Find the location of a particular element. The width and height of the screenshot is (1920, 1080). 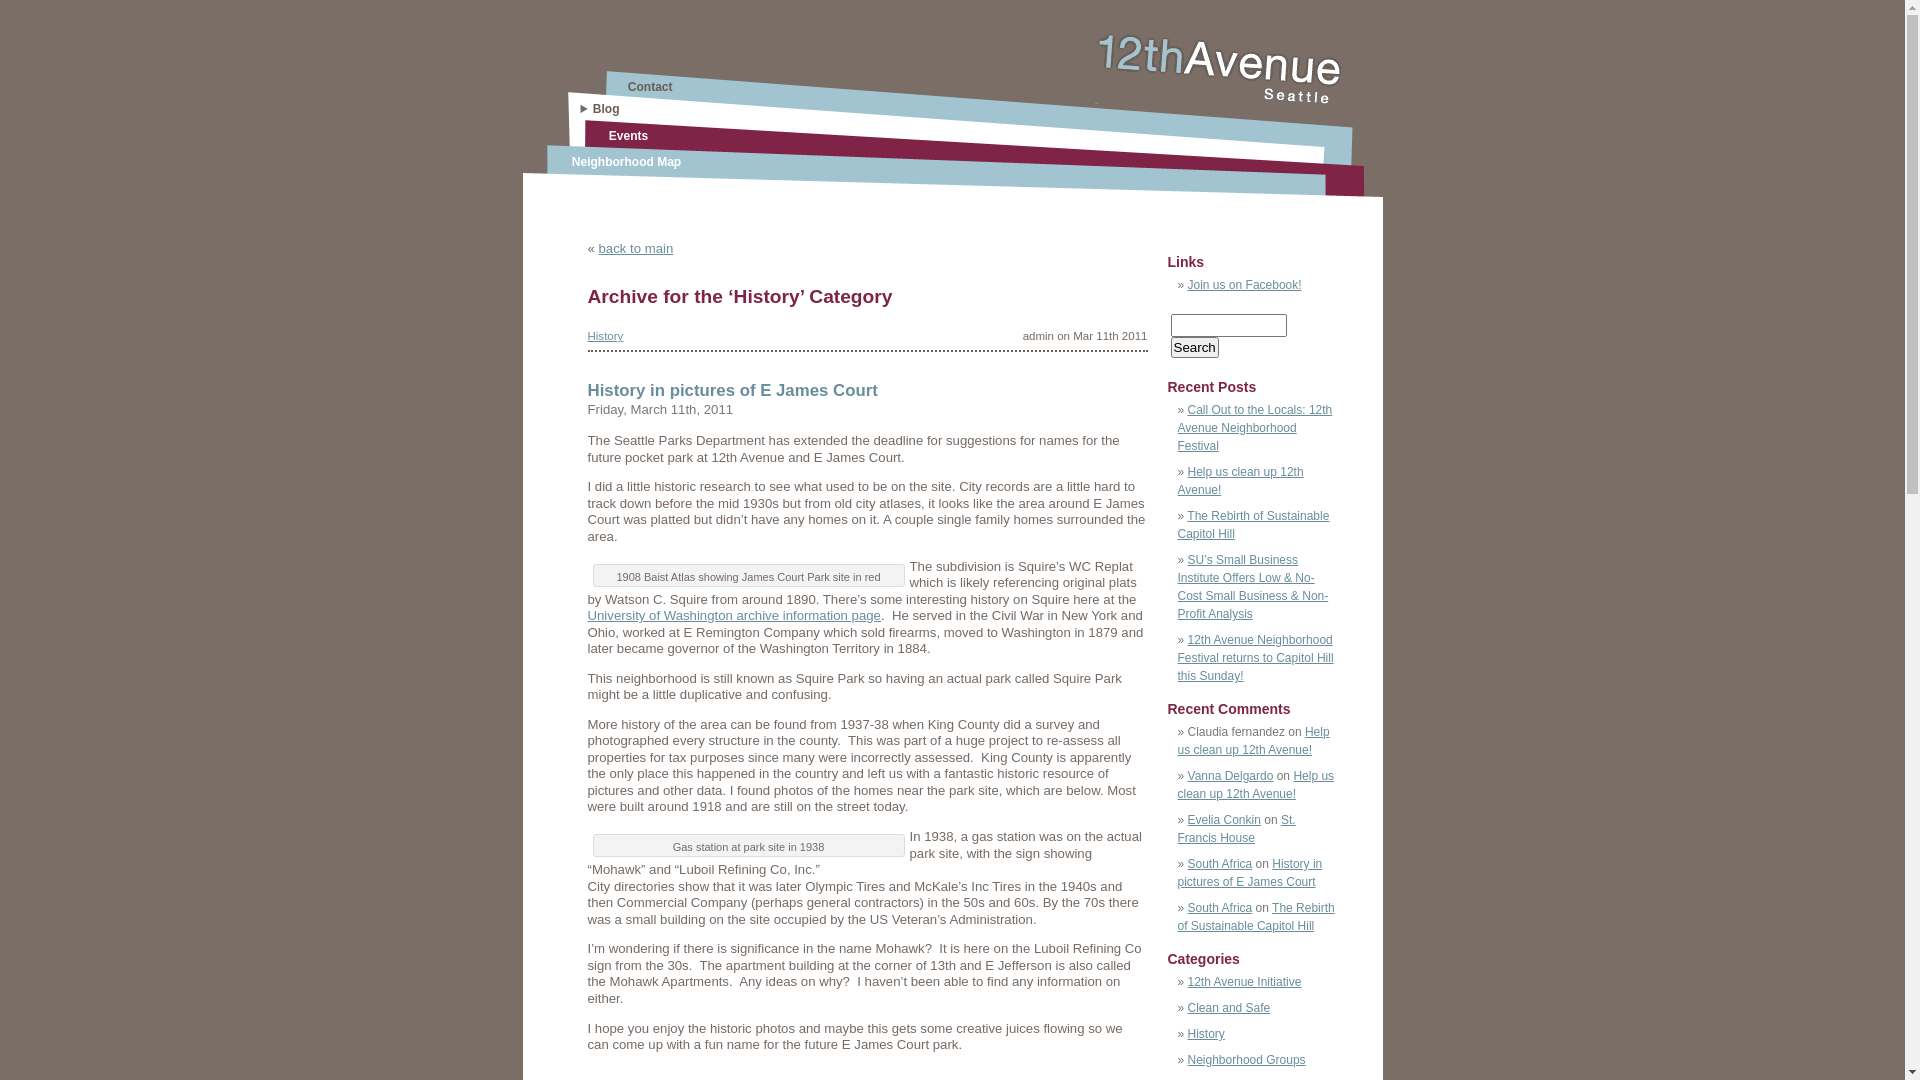

'12th Avenue Initiative' is located at coordinates (1243, 981).